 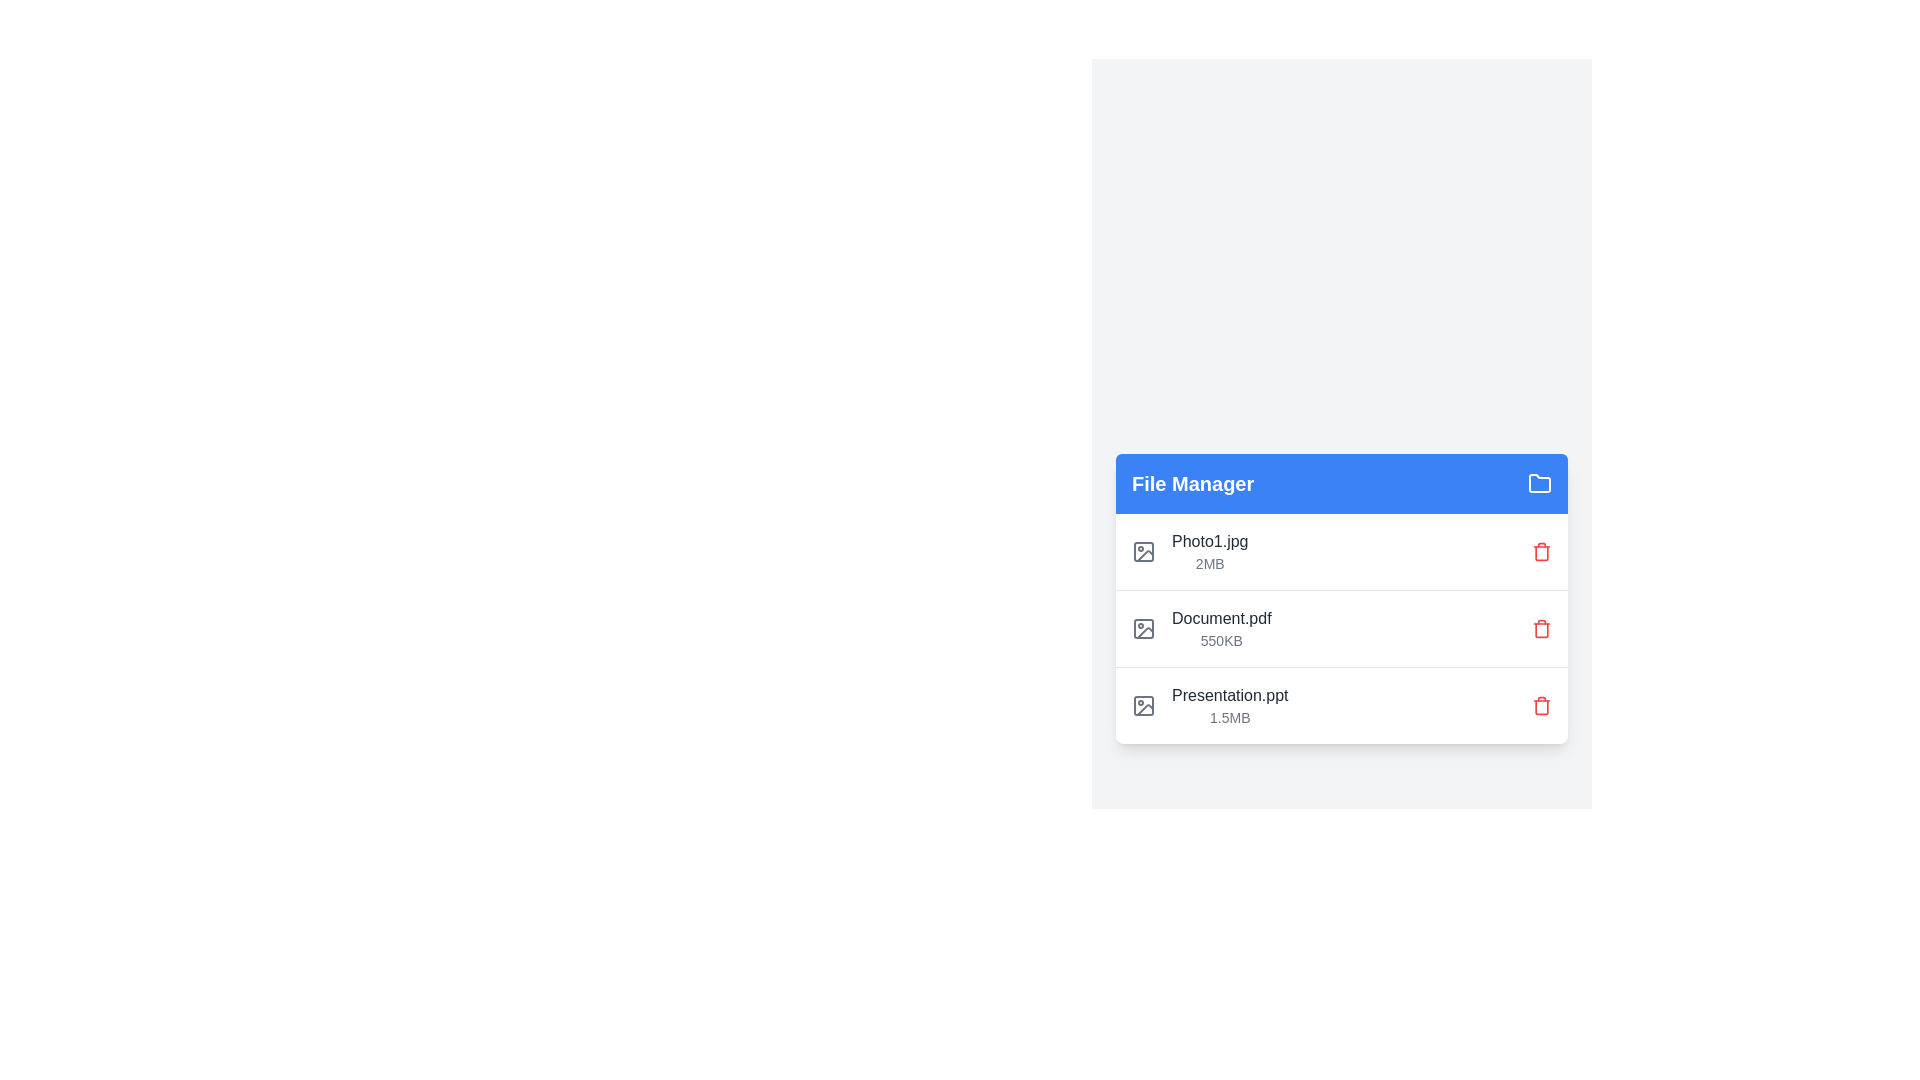 I want to click on the icon representing the file type for 'Photo1.jpg' located to the left of the text entry in the 'File Manager' section, so click(x=1143, y=551).